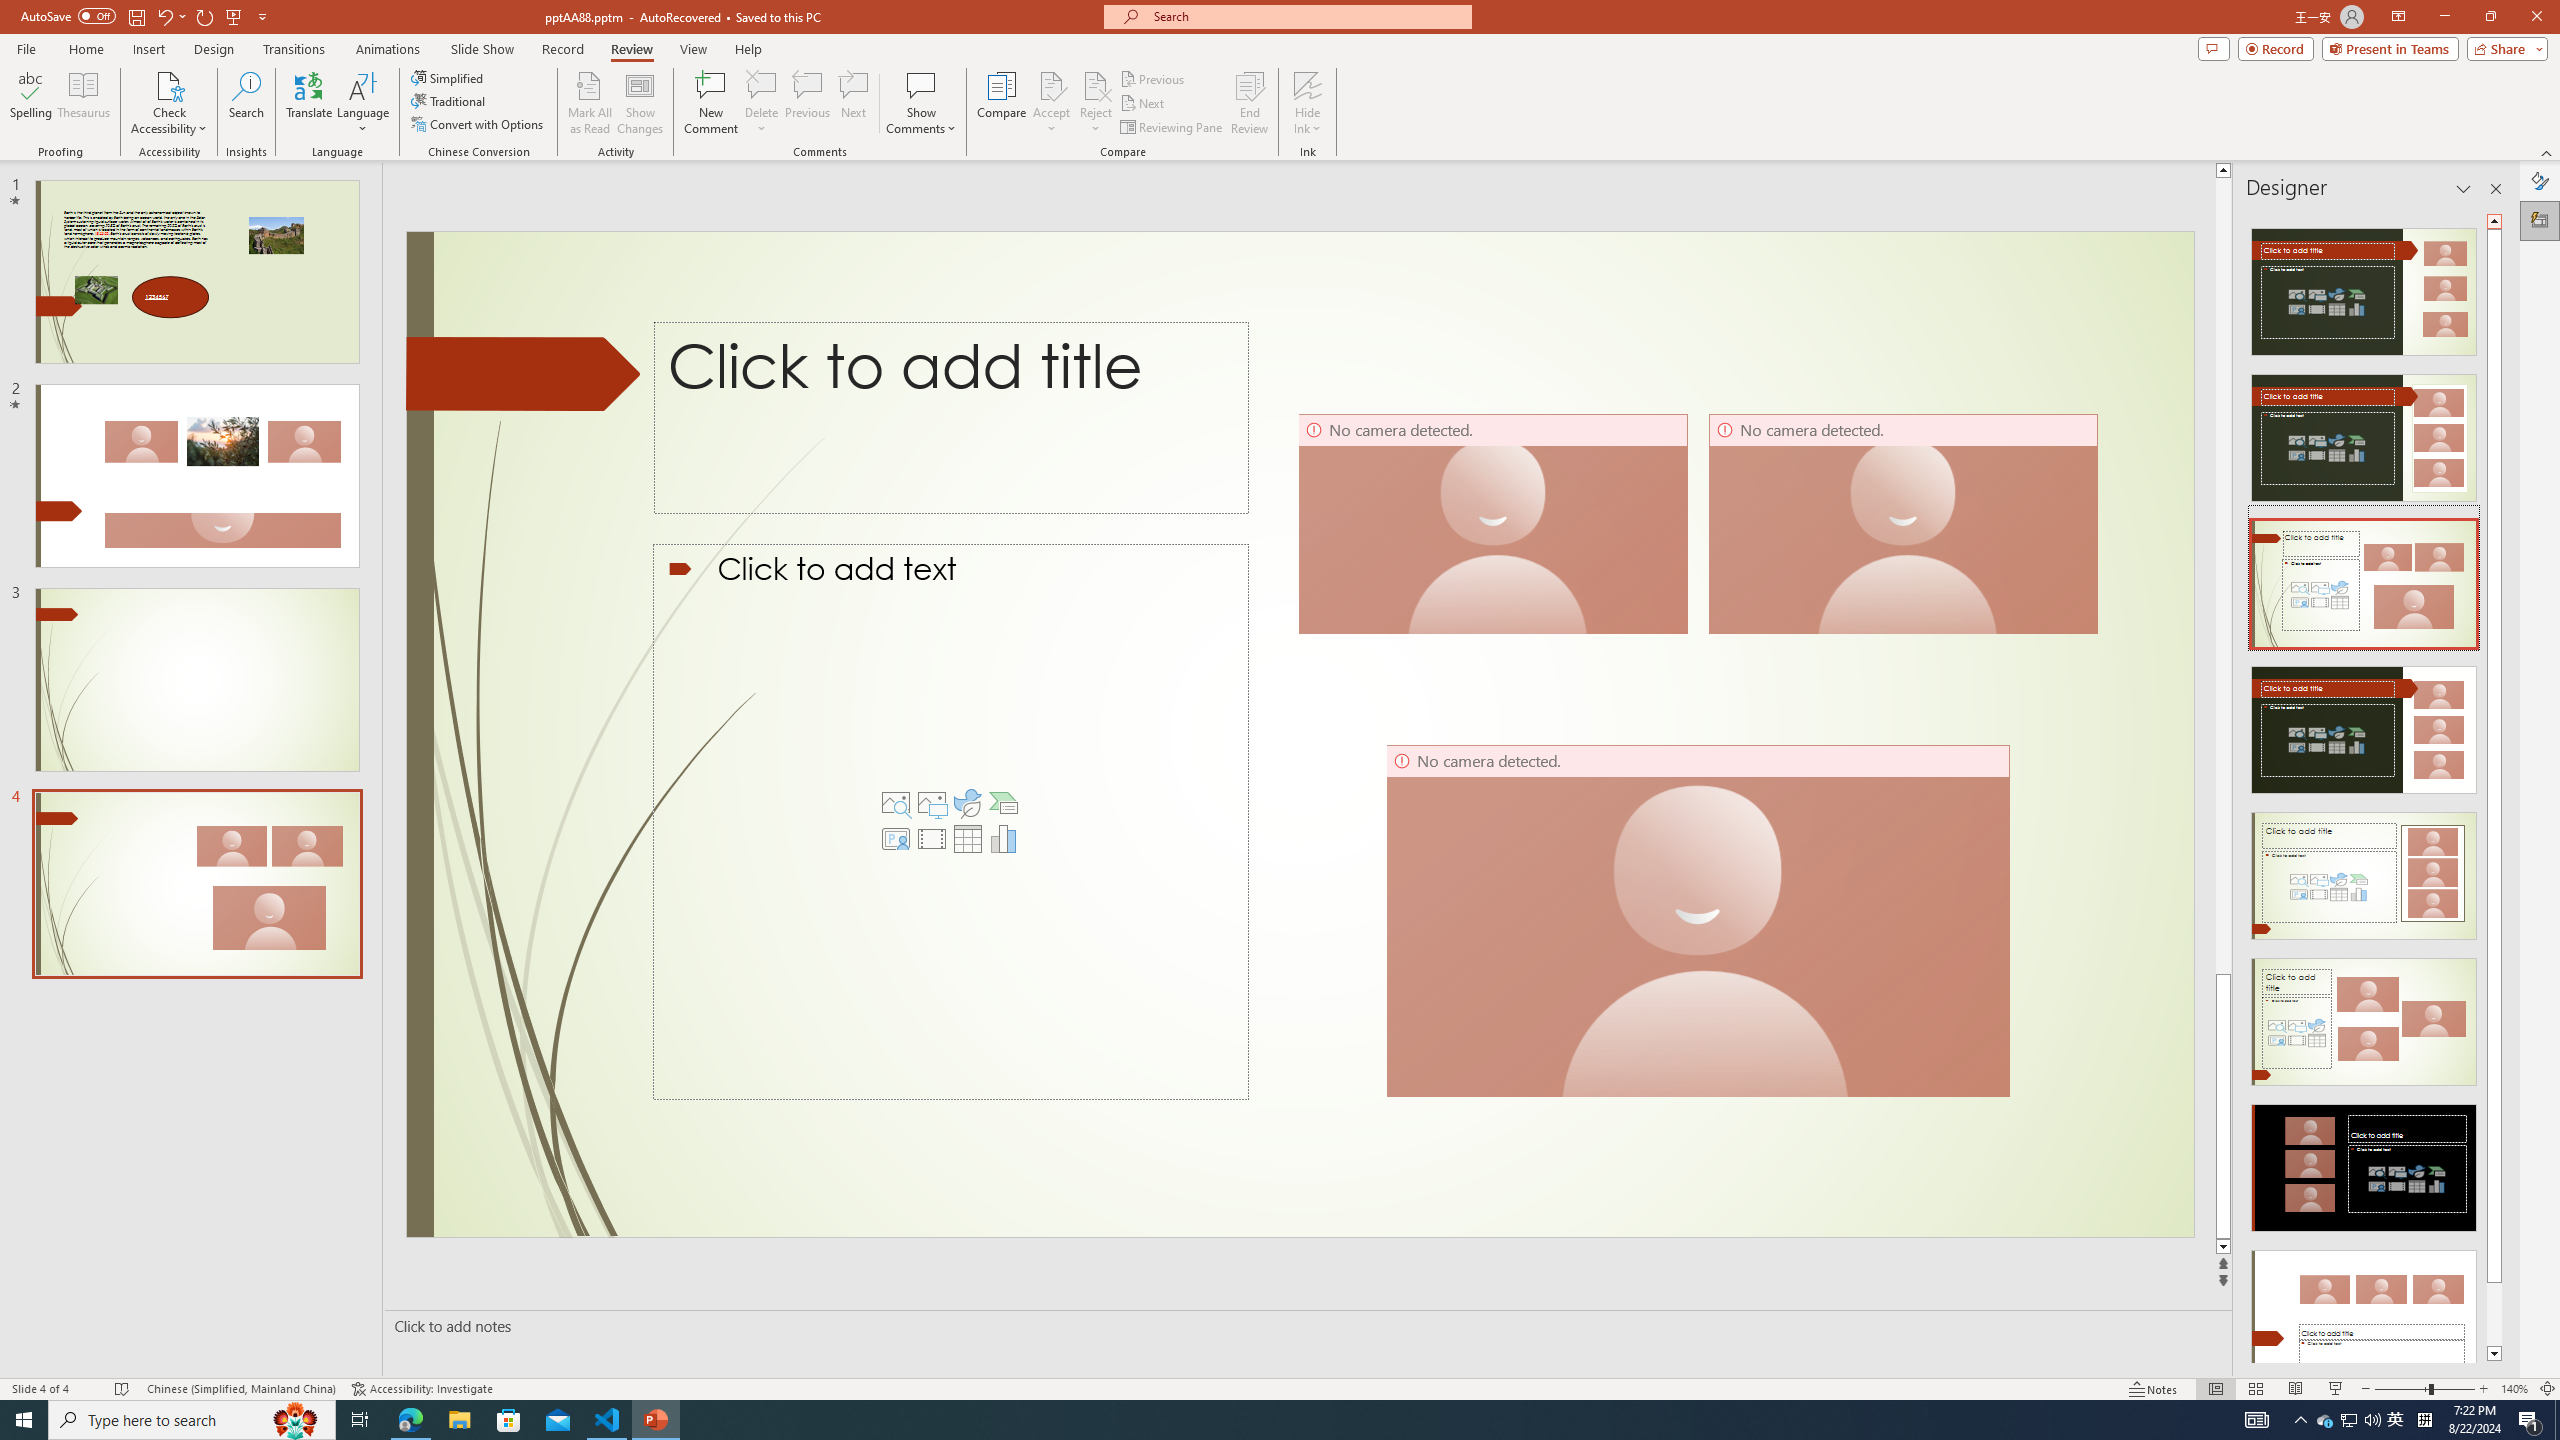 The height and width of the screenshot is (1440, 2560). What do you see at coordinates (761, 84) in the screenshot?
I see `'Delete'` at bounding box center [761, 84].